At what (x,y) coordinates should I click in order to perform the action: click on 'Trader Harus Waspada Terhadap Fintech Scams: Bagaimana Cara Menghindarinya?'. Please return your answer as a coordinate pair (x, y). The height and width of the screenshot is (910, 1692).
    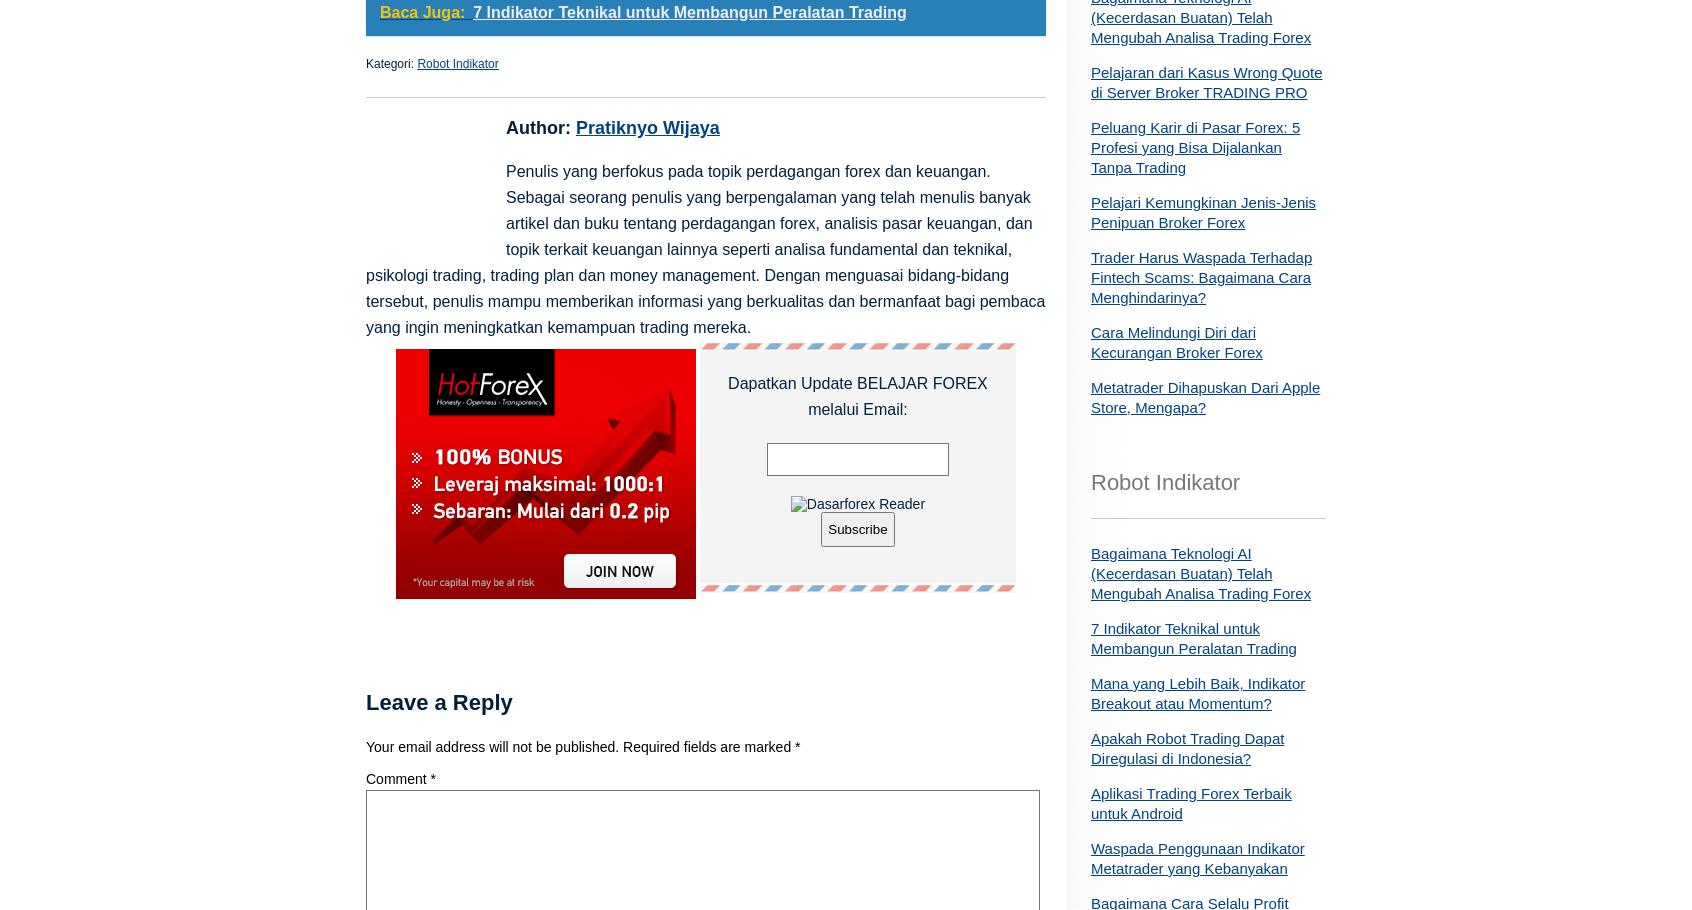
    Looking at the image, I should click on (1091, 276).